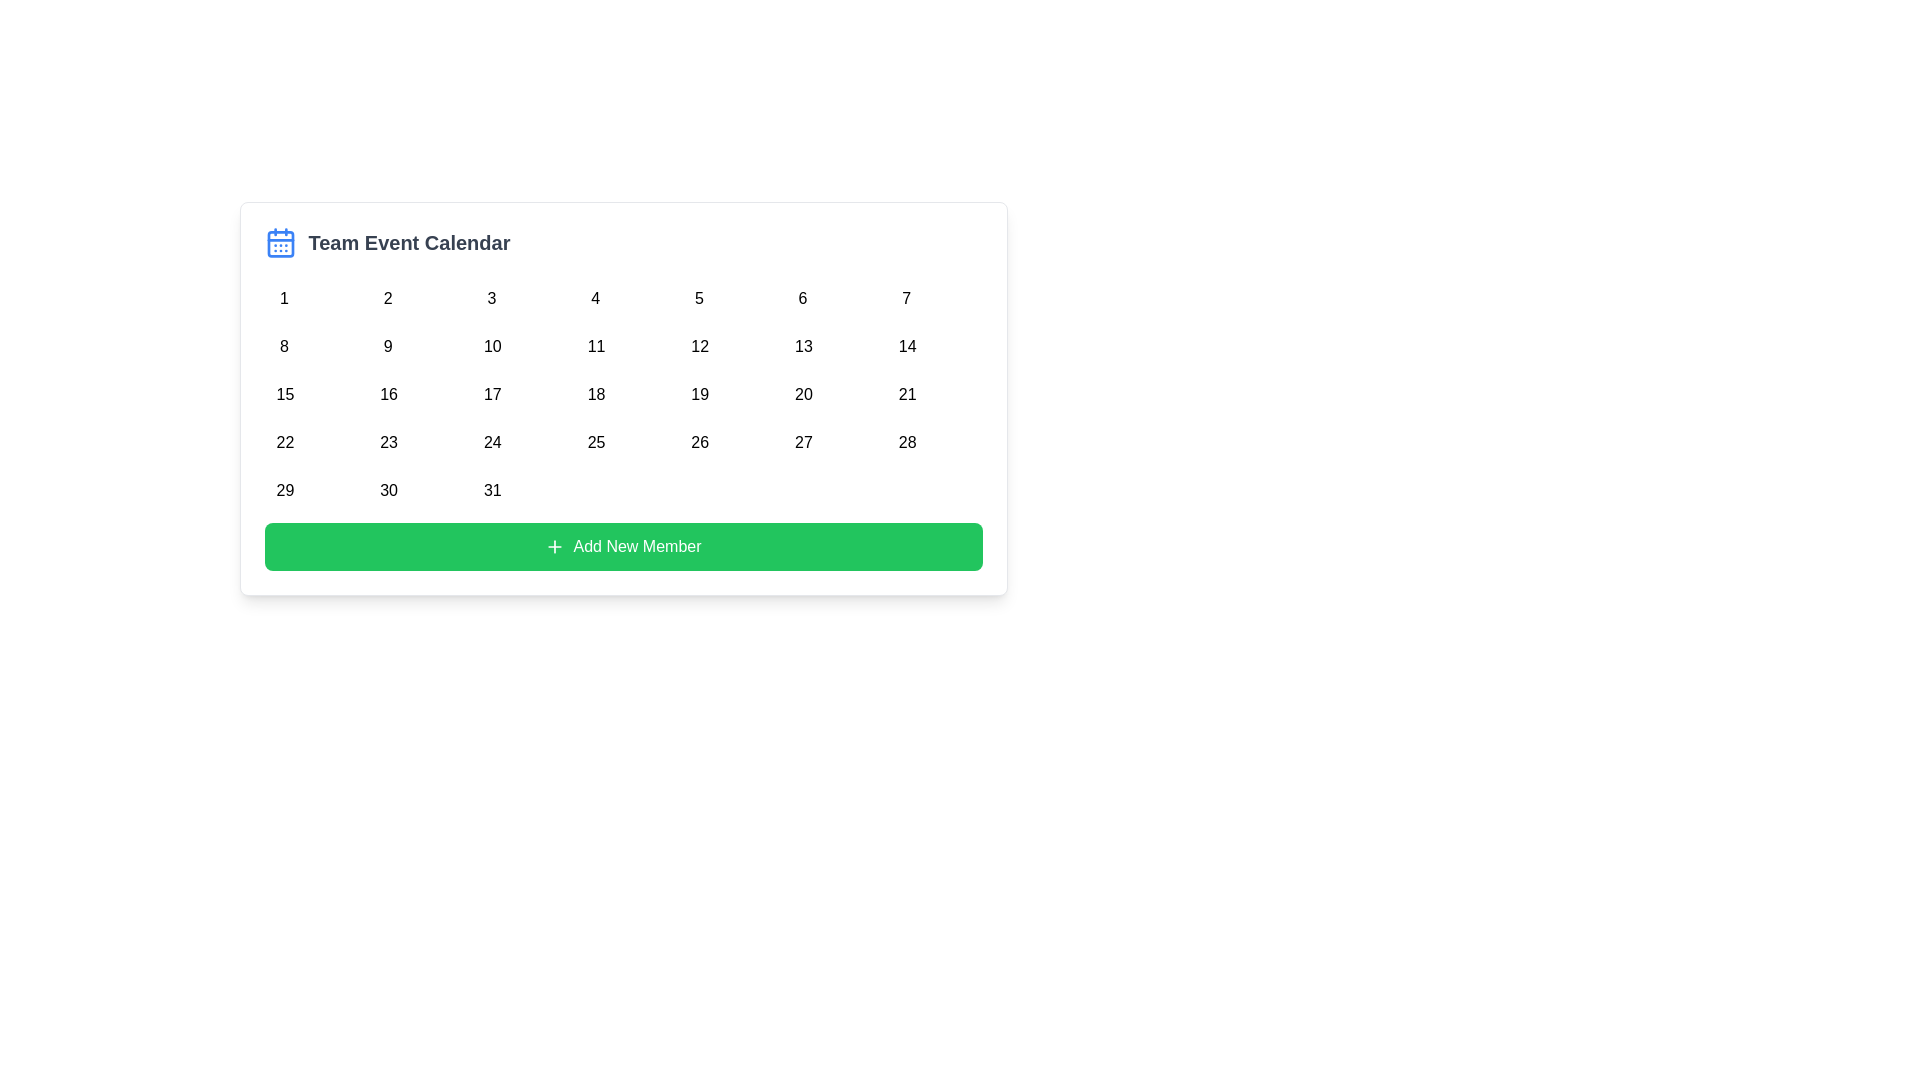 This screenshot has height=1080, width=1920. Describe the element at coordinates (905, 342) in the screenshot. I see `the button representing the 14th day in the calendar interface` at that location.